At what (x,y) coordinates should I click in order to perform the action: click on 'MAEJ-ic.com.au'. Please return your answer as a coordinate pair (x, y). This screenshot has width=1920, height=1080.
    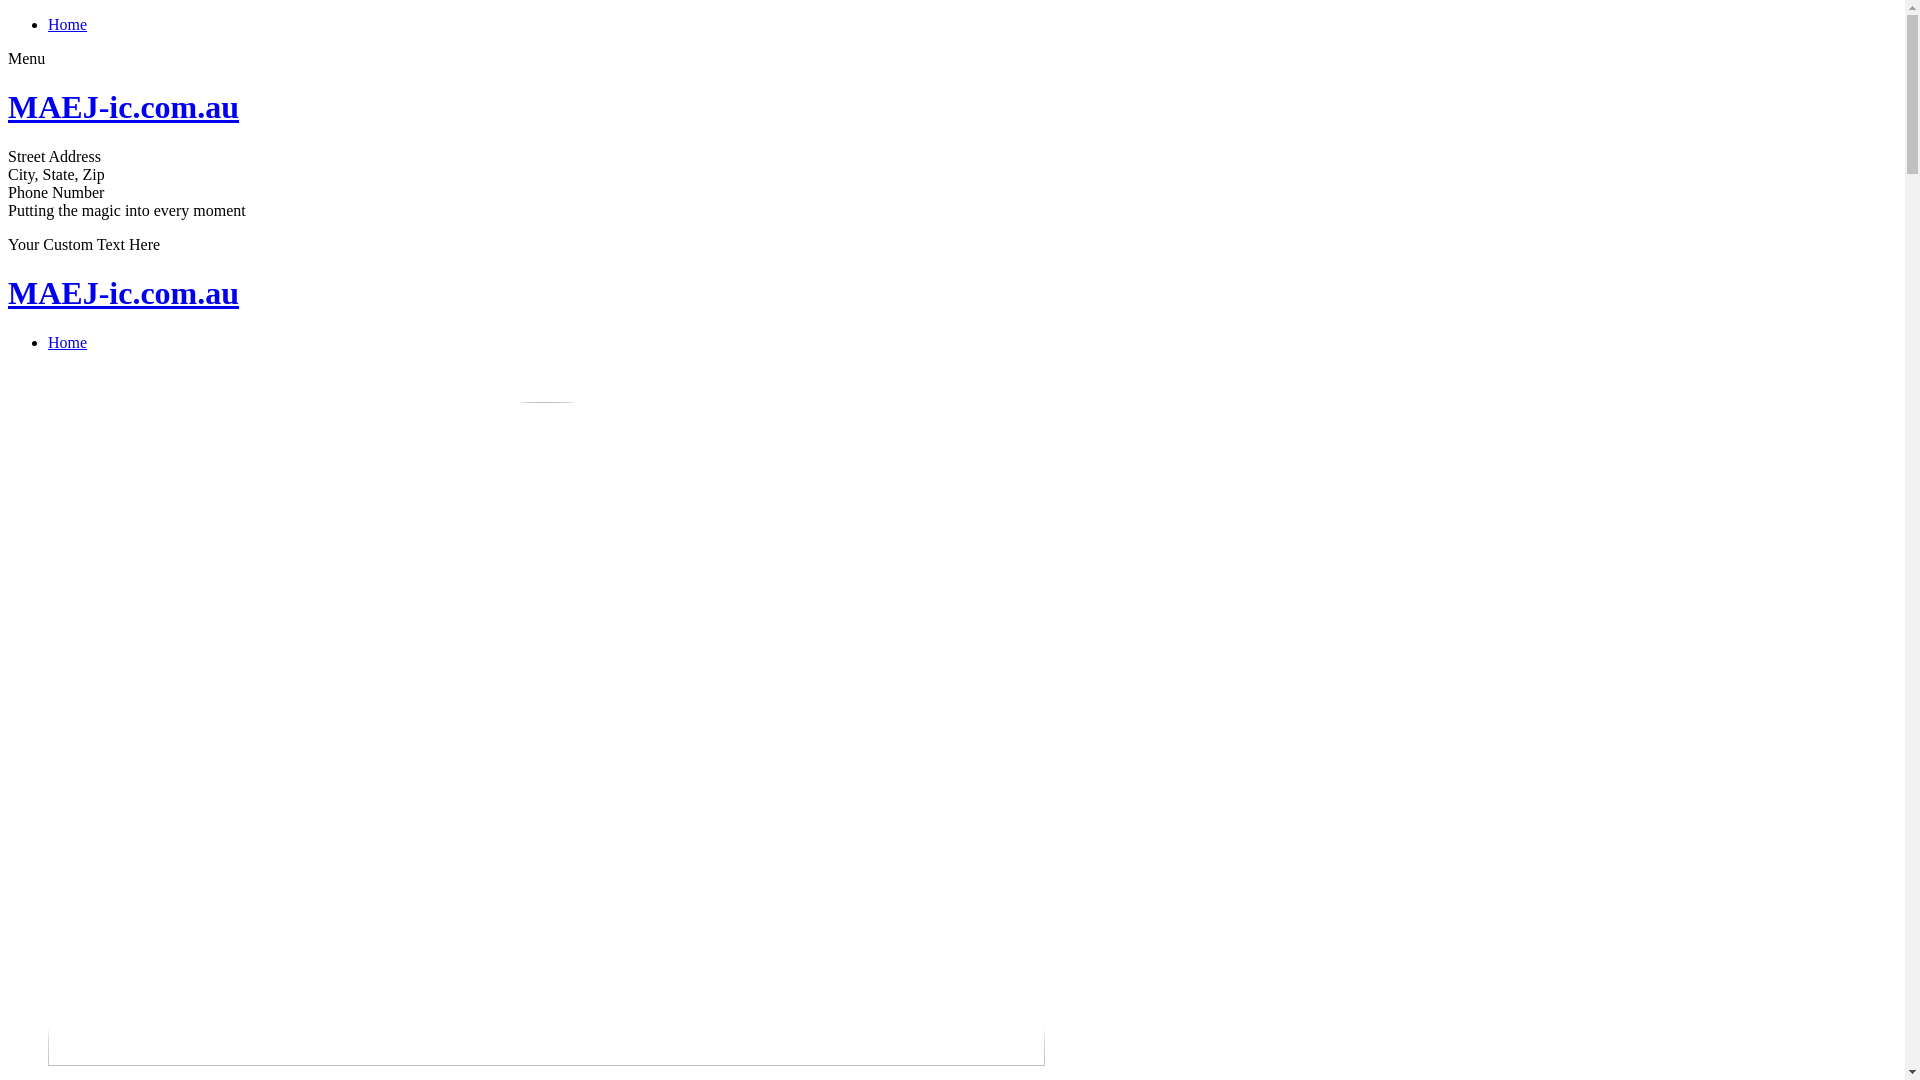
    Looking at the image, I should click on (122, 107).